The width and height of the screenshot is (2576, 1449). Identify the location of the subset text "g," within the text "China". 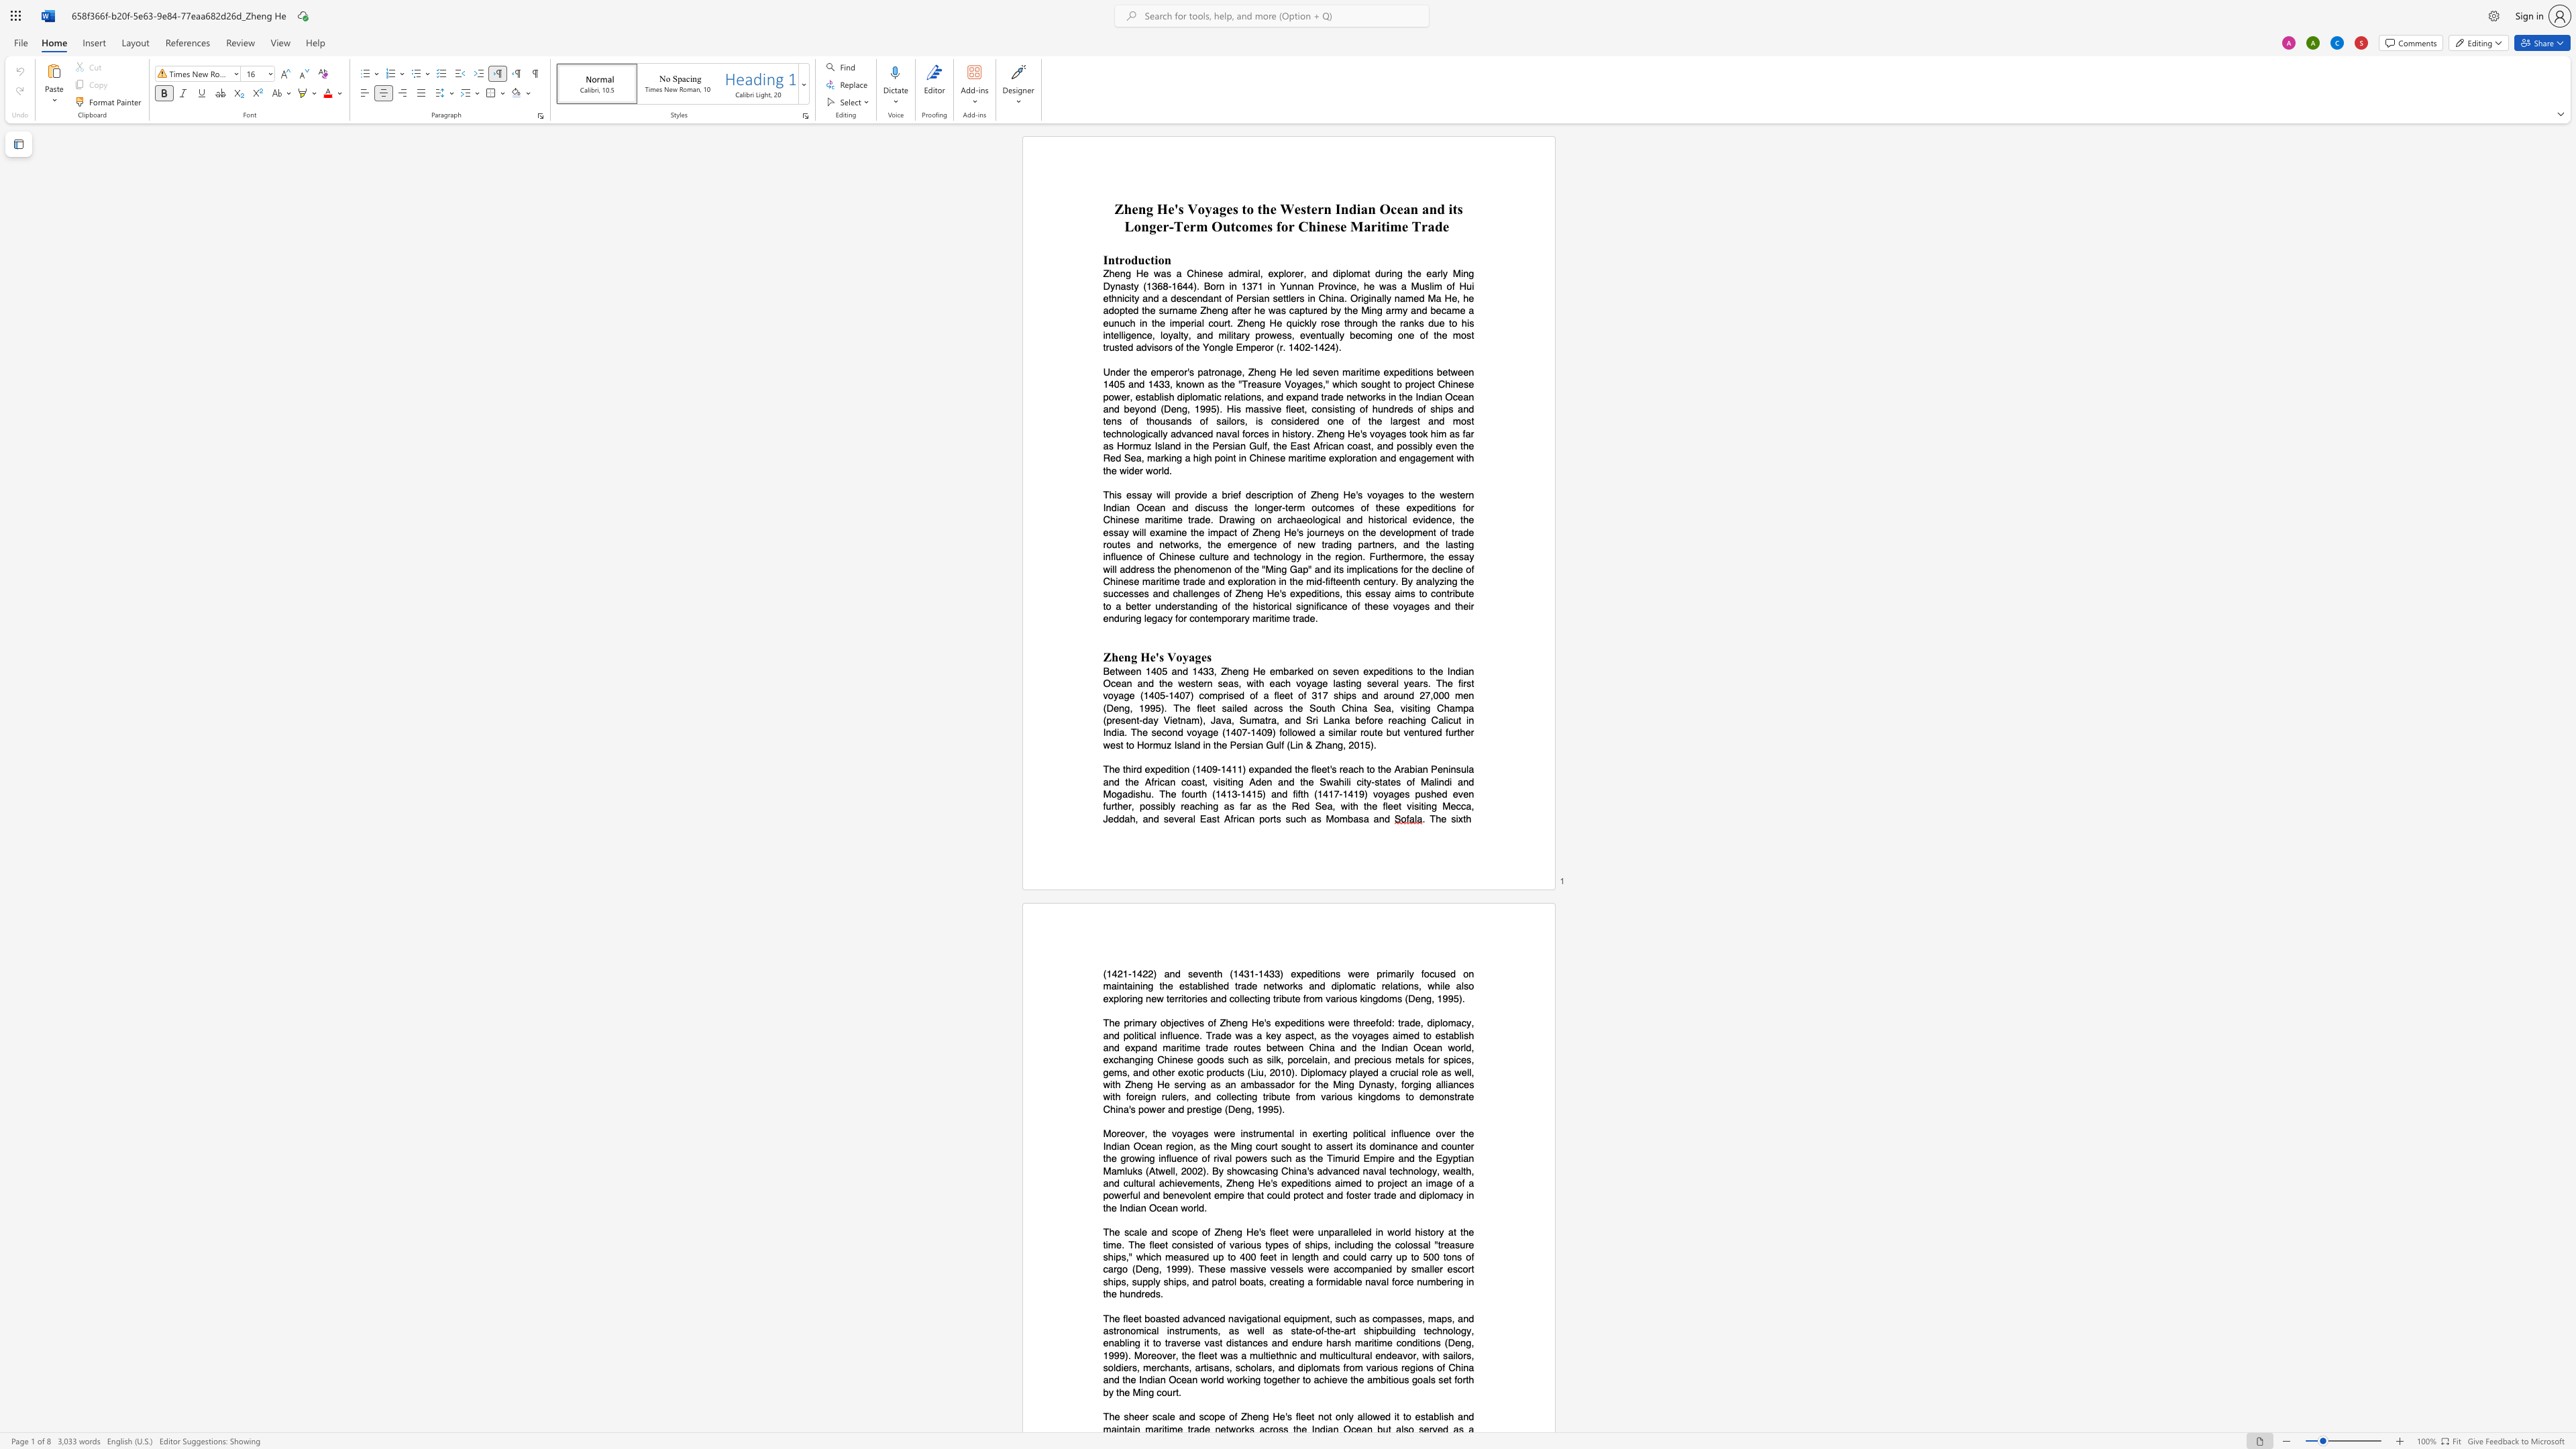
(1245, 1108).